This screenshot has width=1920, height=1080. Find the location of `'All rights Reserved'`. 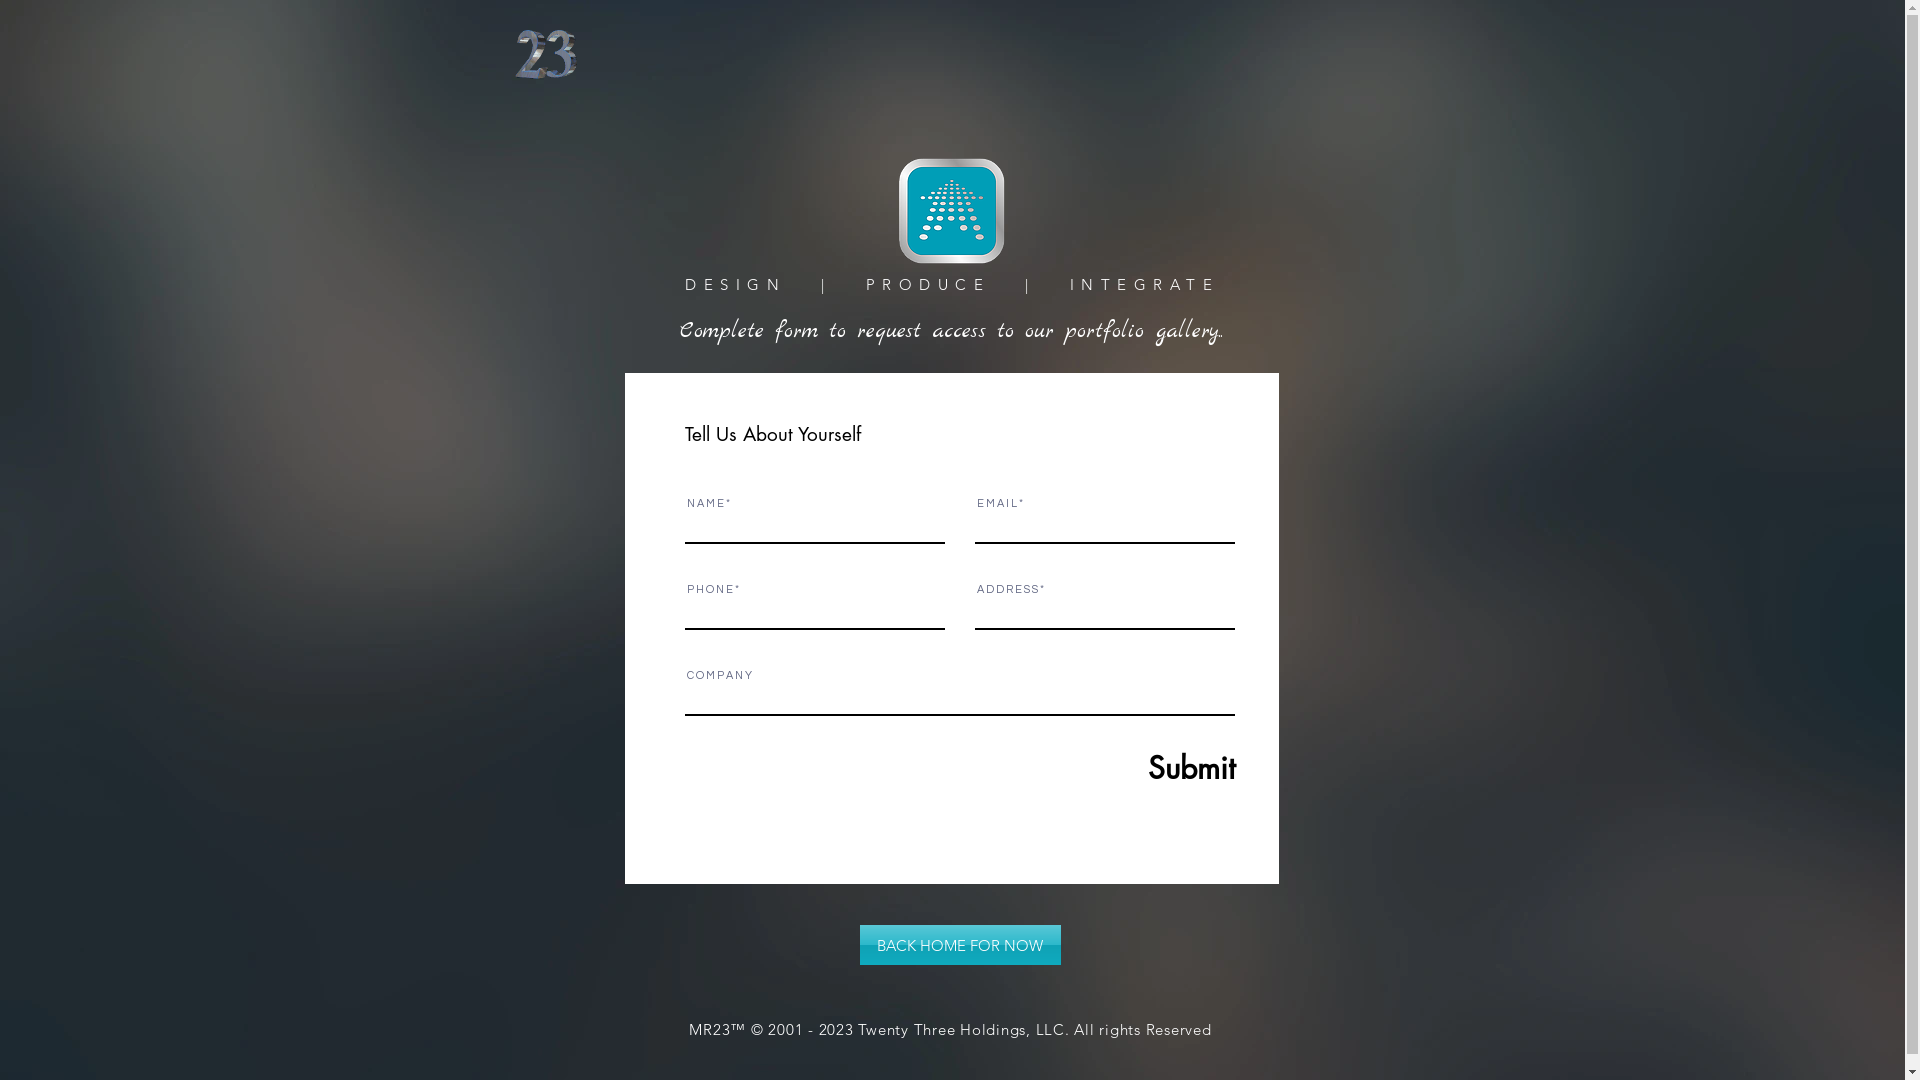

'All rights Reserved' is located at coordinates (1142, 1029).